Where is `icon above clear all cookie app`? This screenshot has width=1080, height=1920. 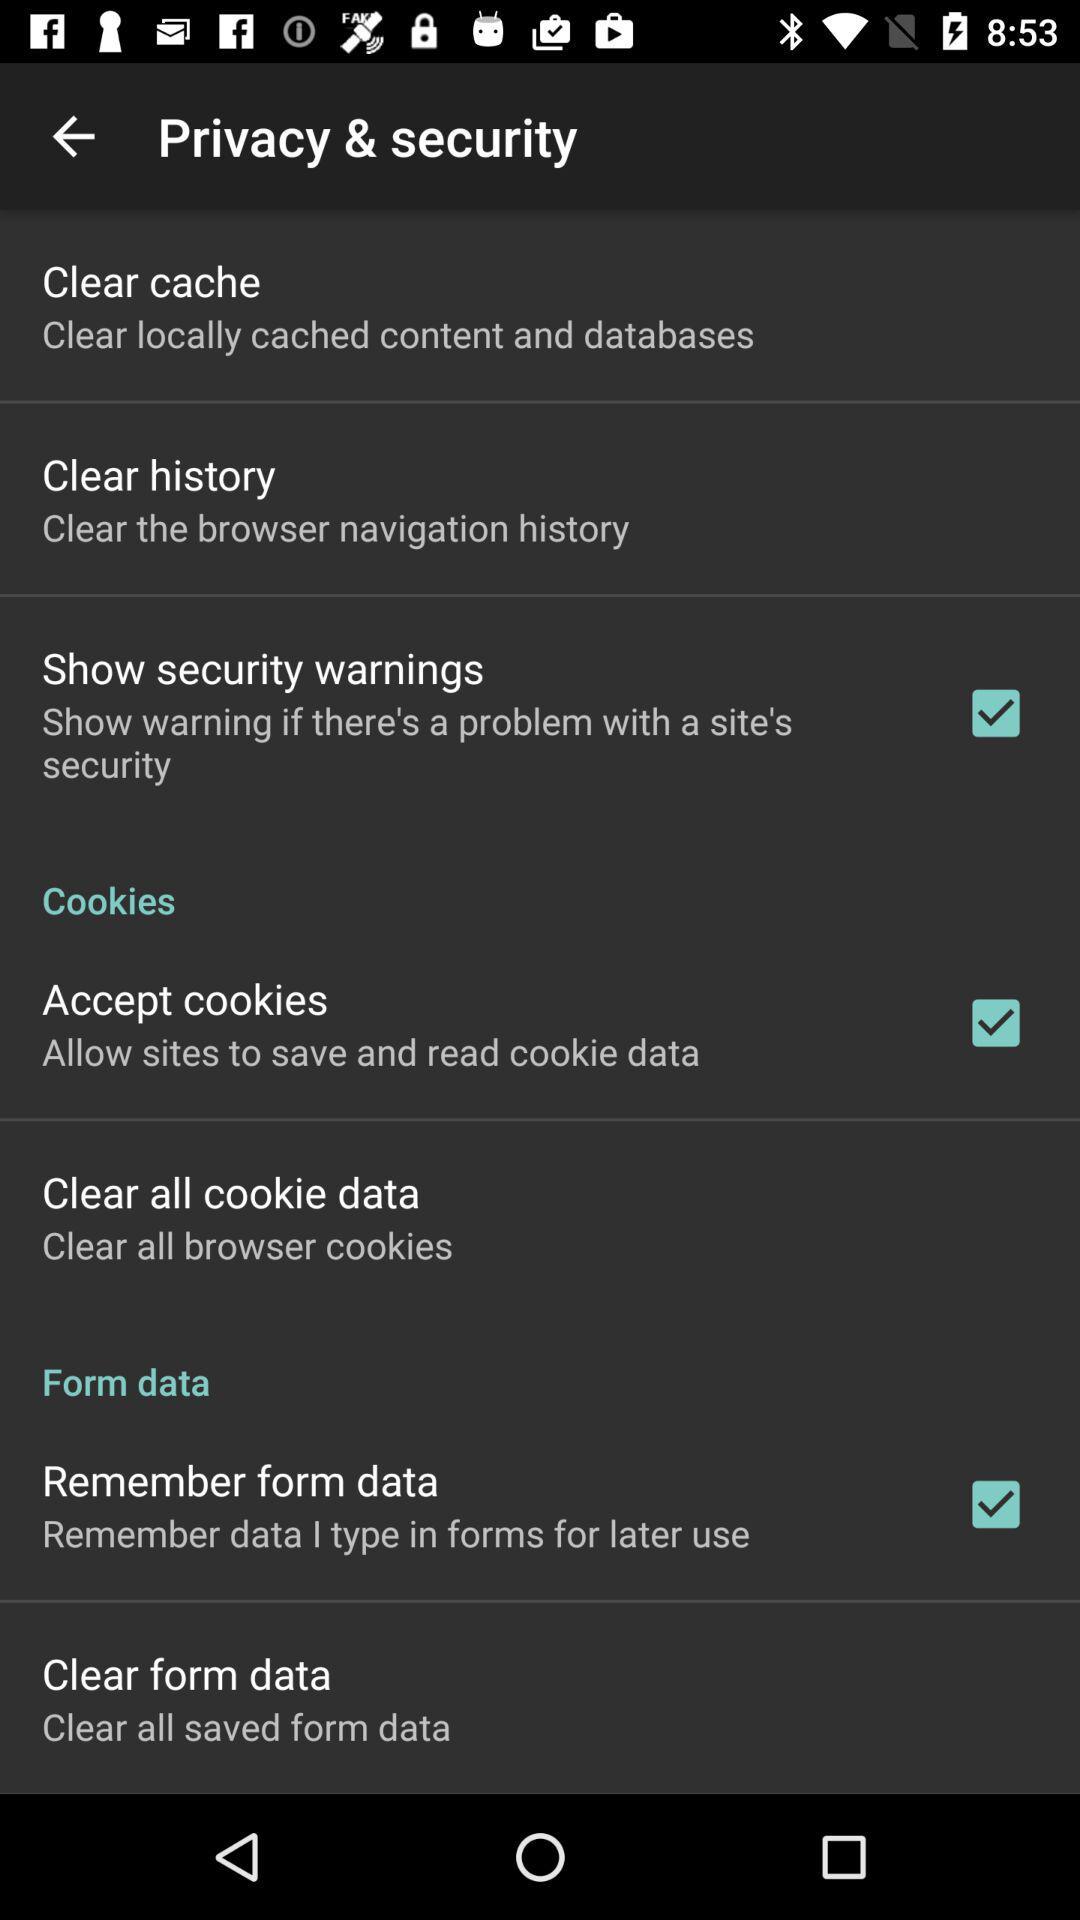 icon above clear all cookie app is located at coordinates (371, 1050).